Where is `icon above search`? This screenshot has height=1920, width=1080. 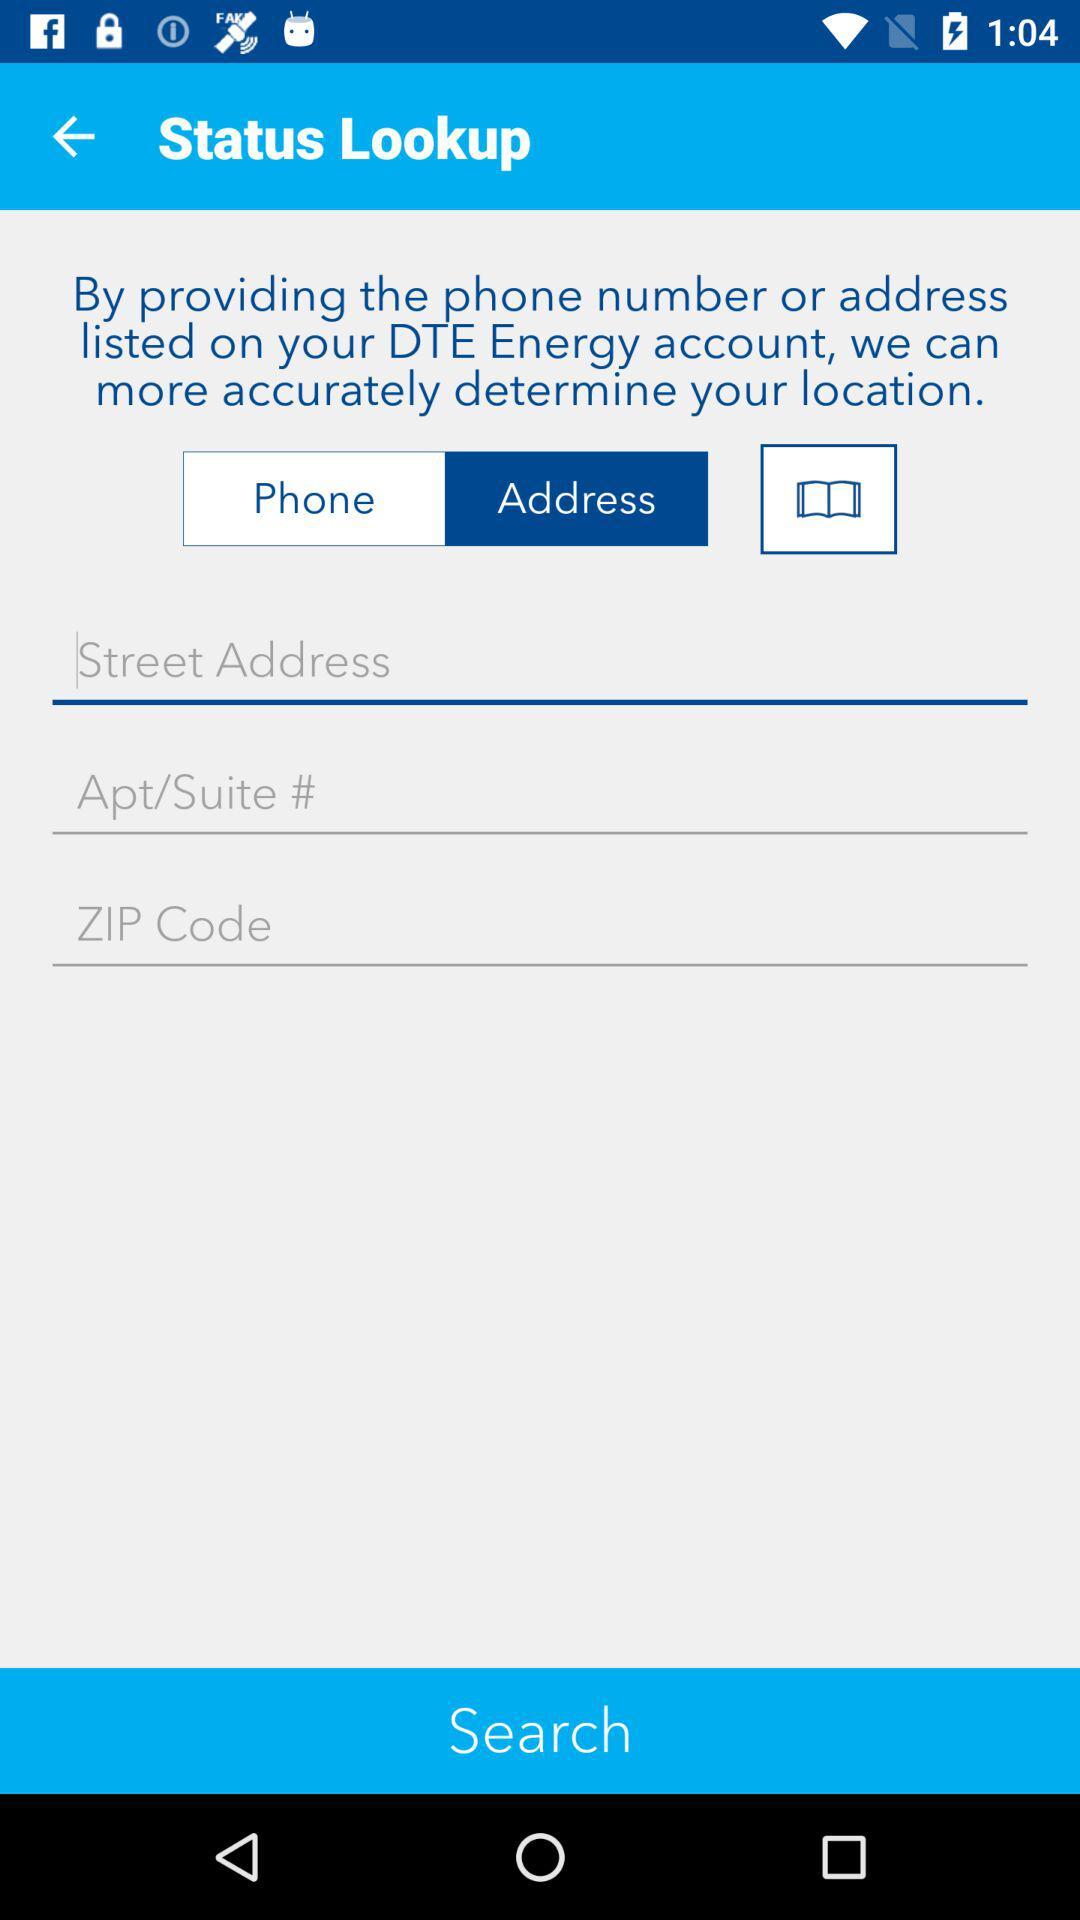 icon above search is located at coordinates (540, 923).